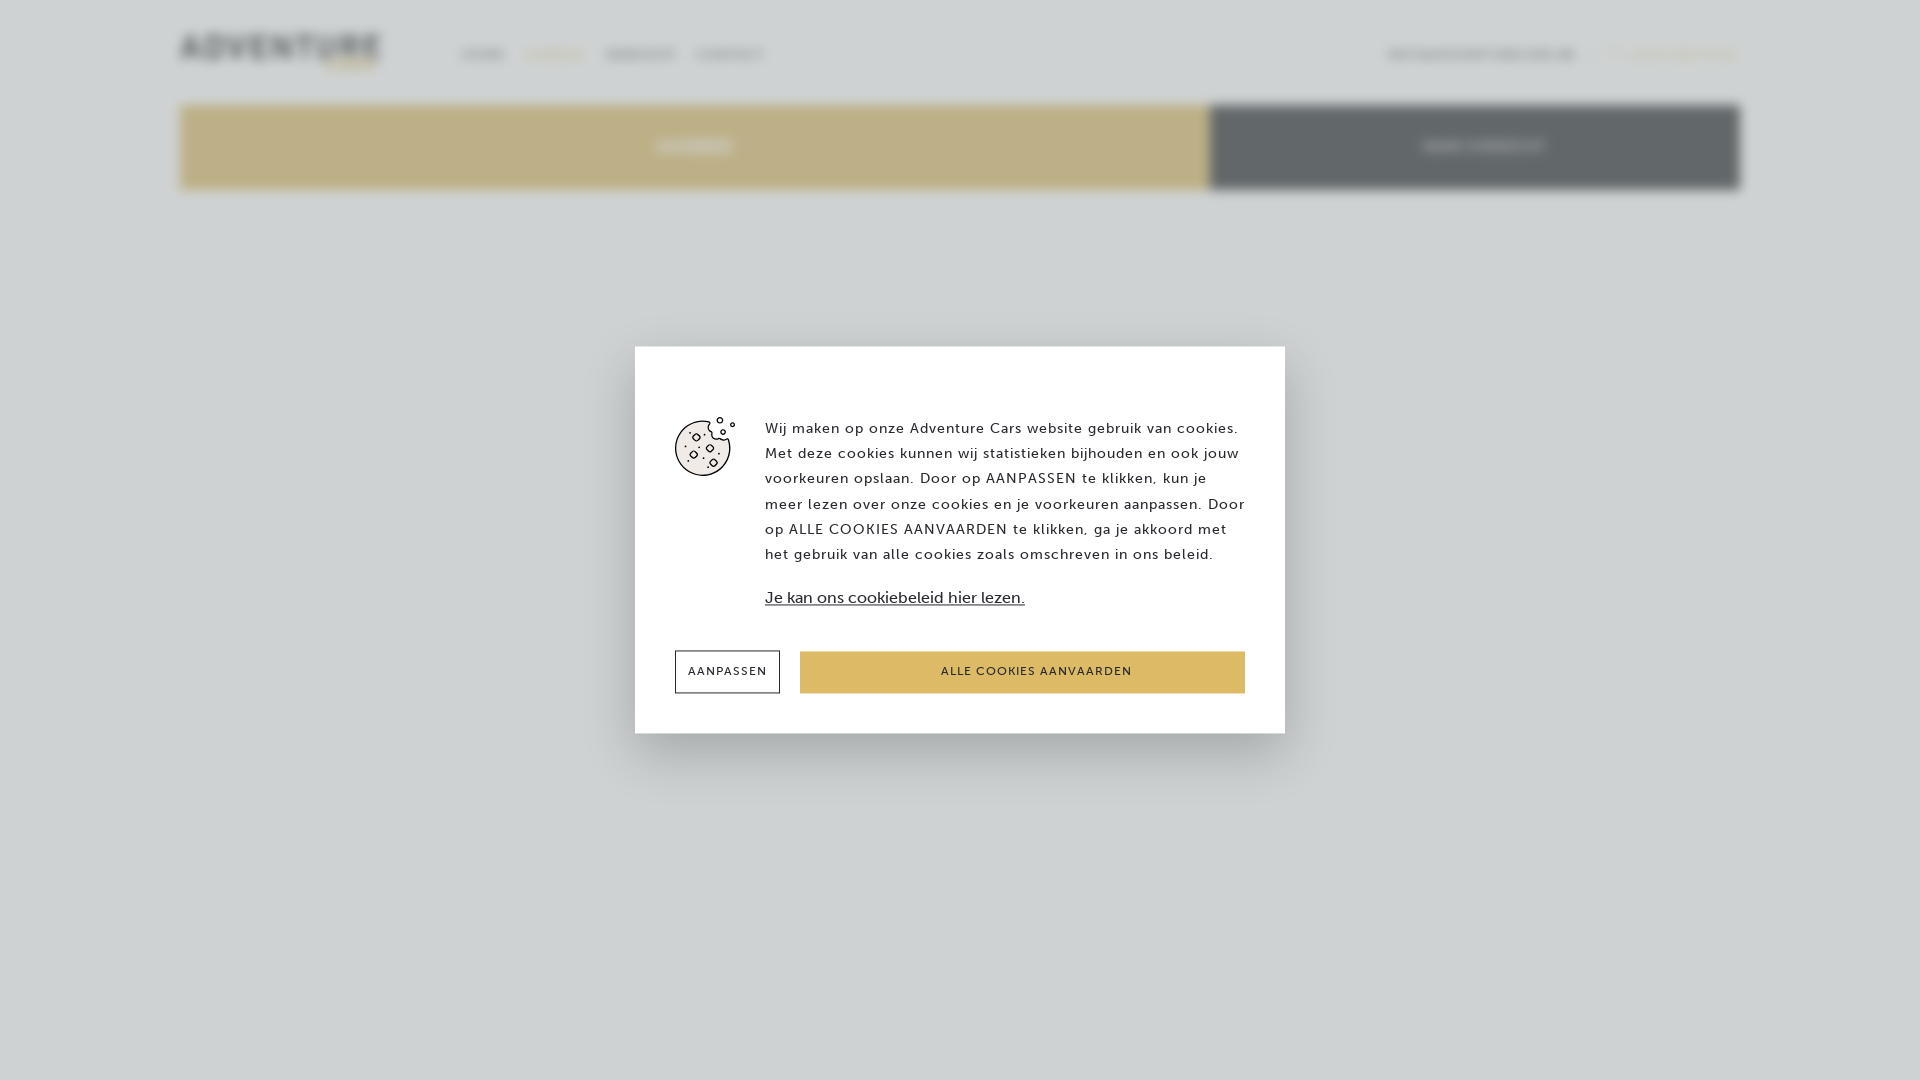  Describe the element at coordinates (555, 52) in the screenshot. I see `'AANBOD'` at that location.